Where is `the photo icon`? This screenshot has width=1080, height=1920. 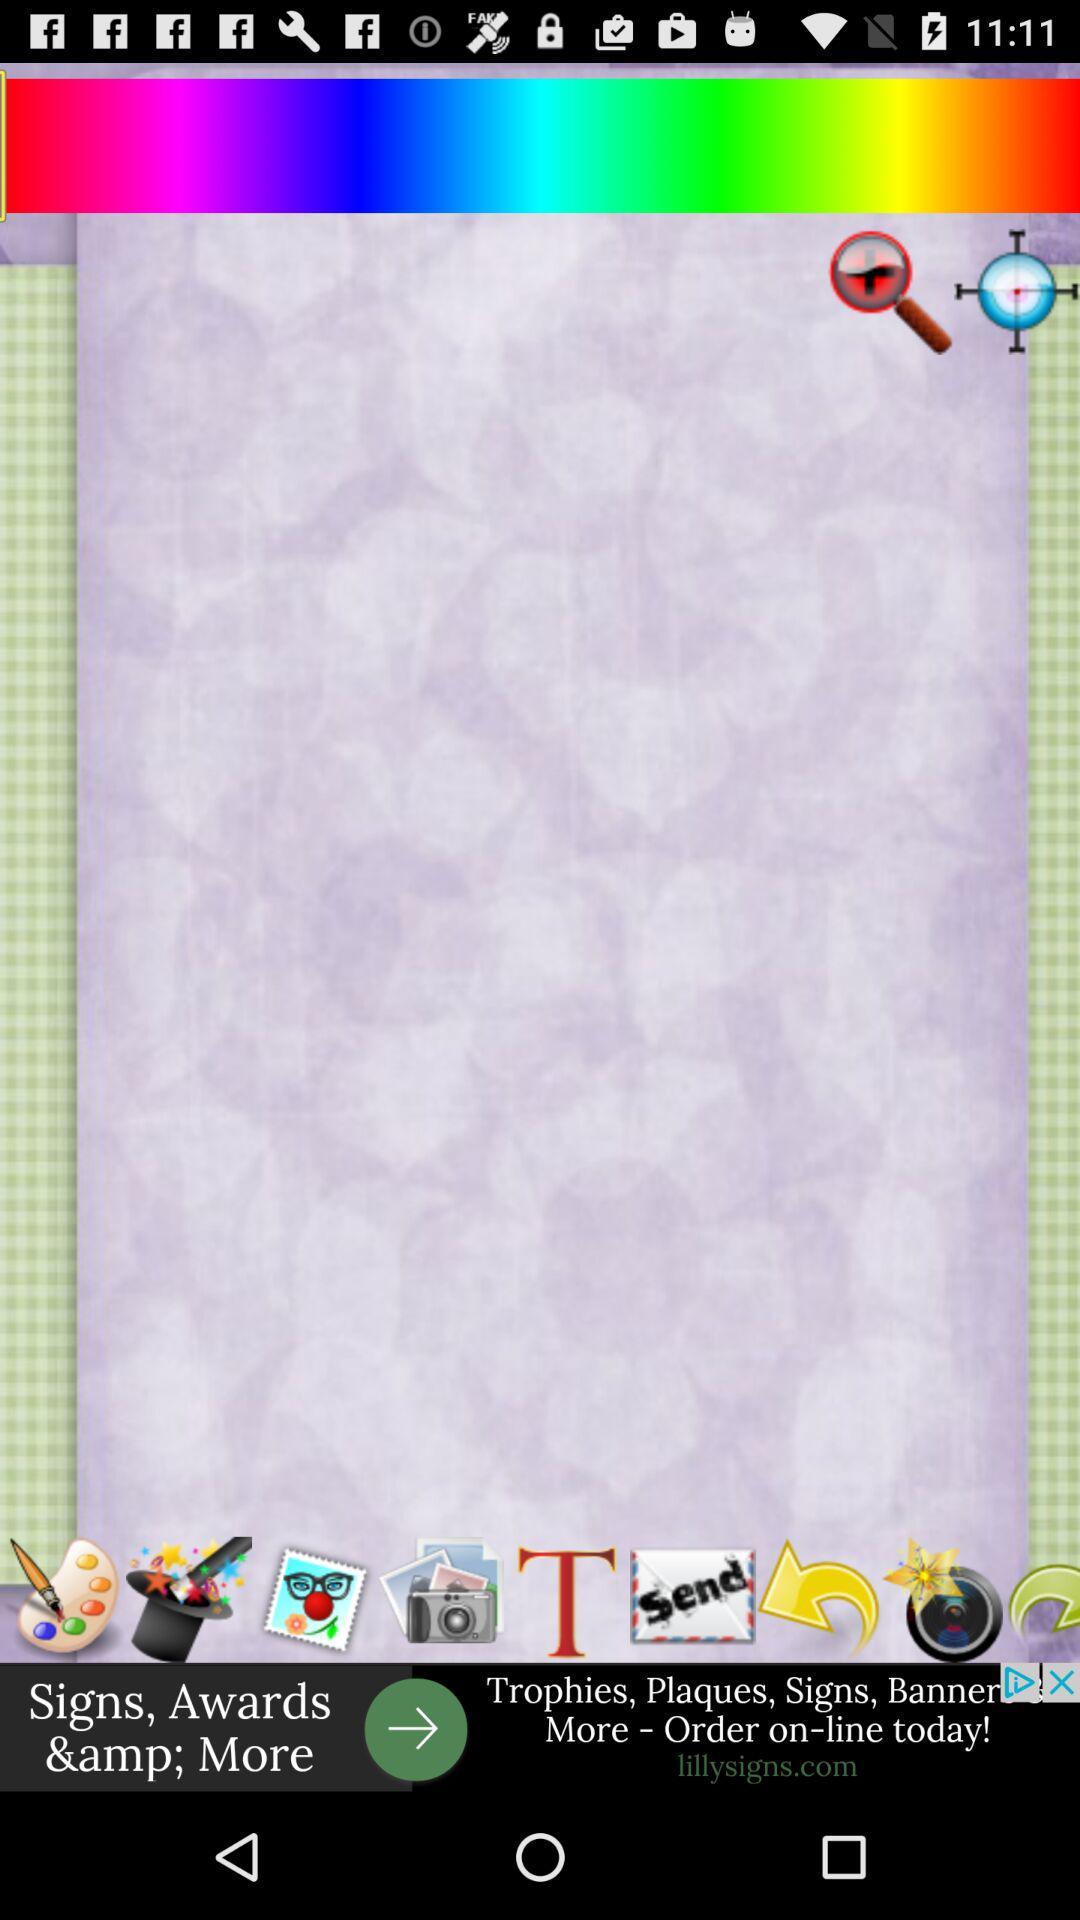 the photo icon is located at coordinates (439, 1700).